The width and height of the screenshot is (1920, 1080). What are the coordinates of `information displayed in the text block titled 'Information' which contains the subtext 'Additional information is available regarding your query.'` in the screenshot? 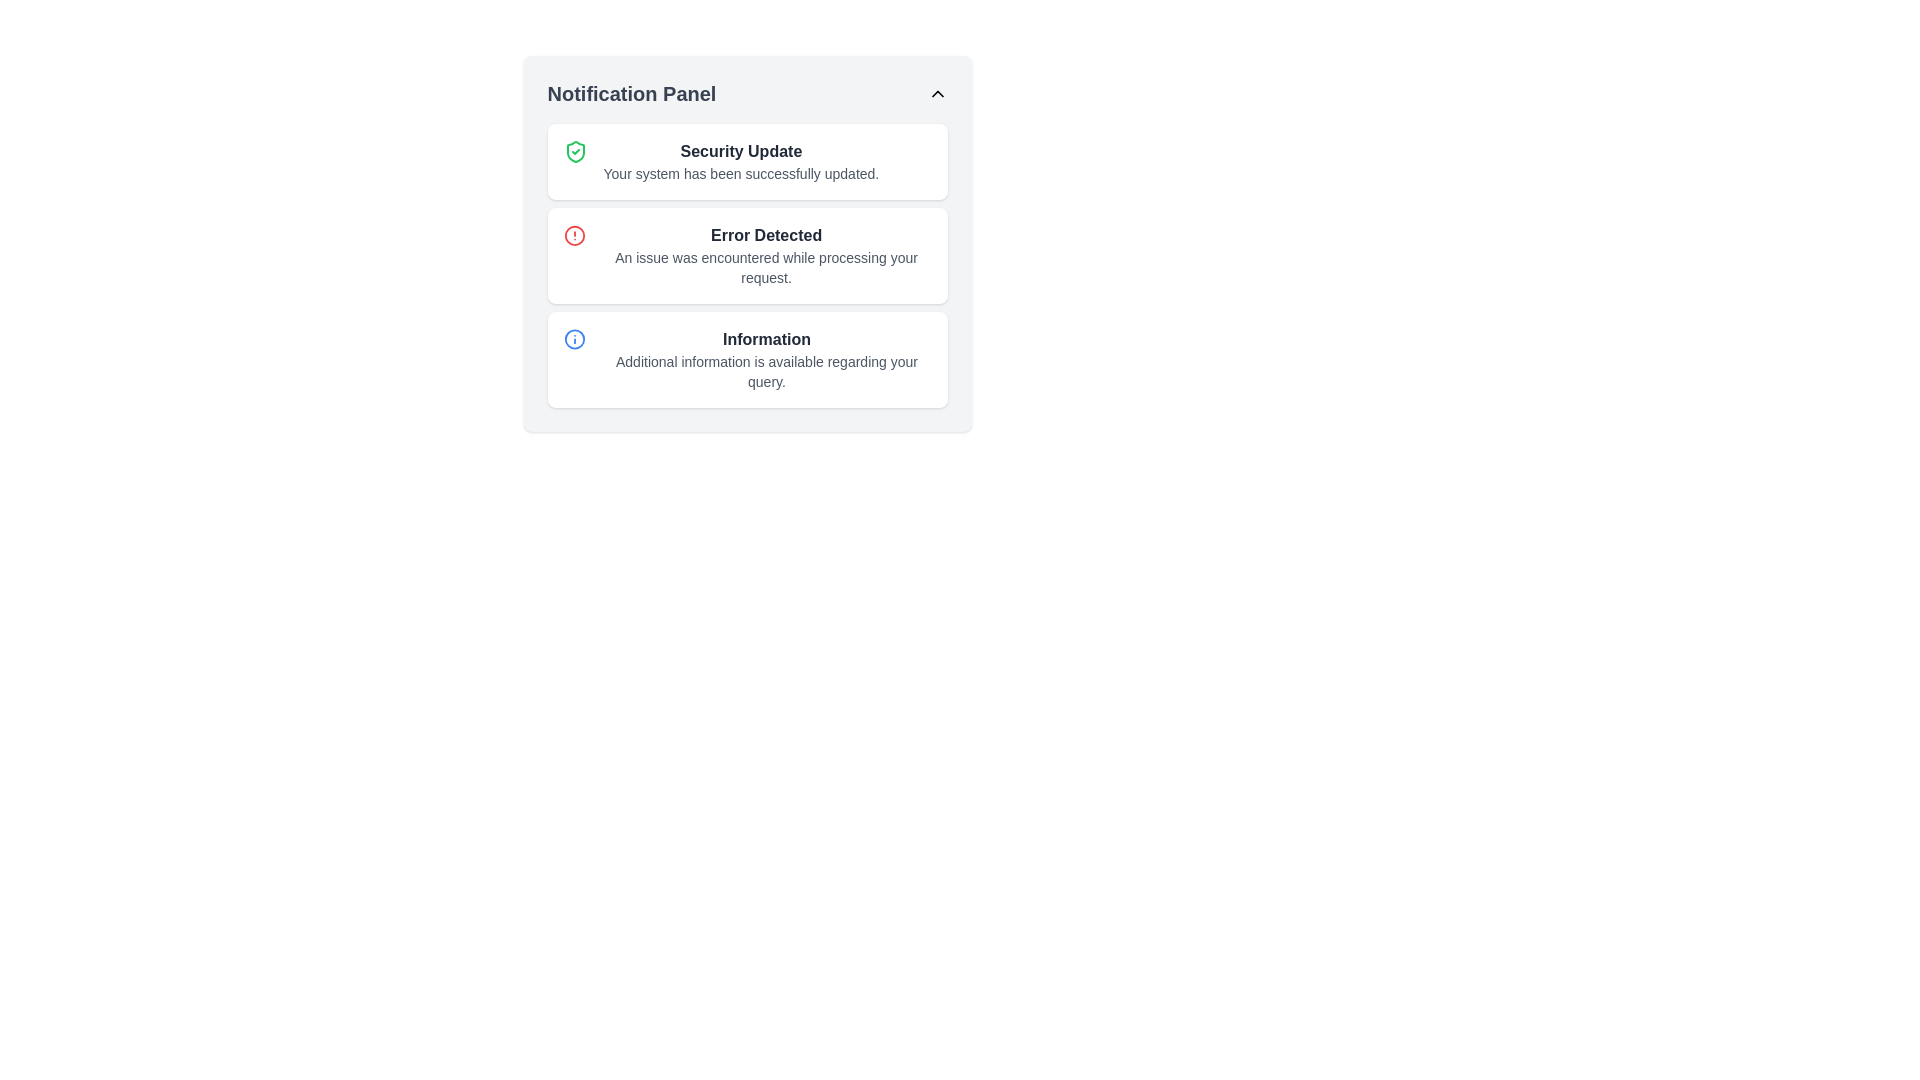 It's located at (766, 358).